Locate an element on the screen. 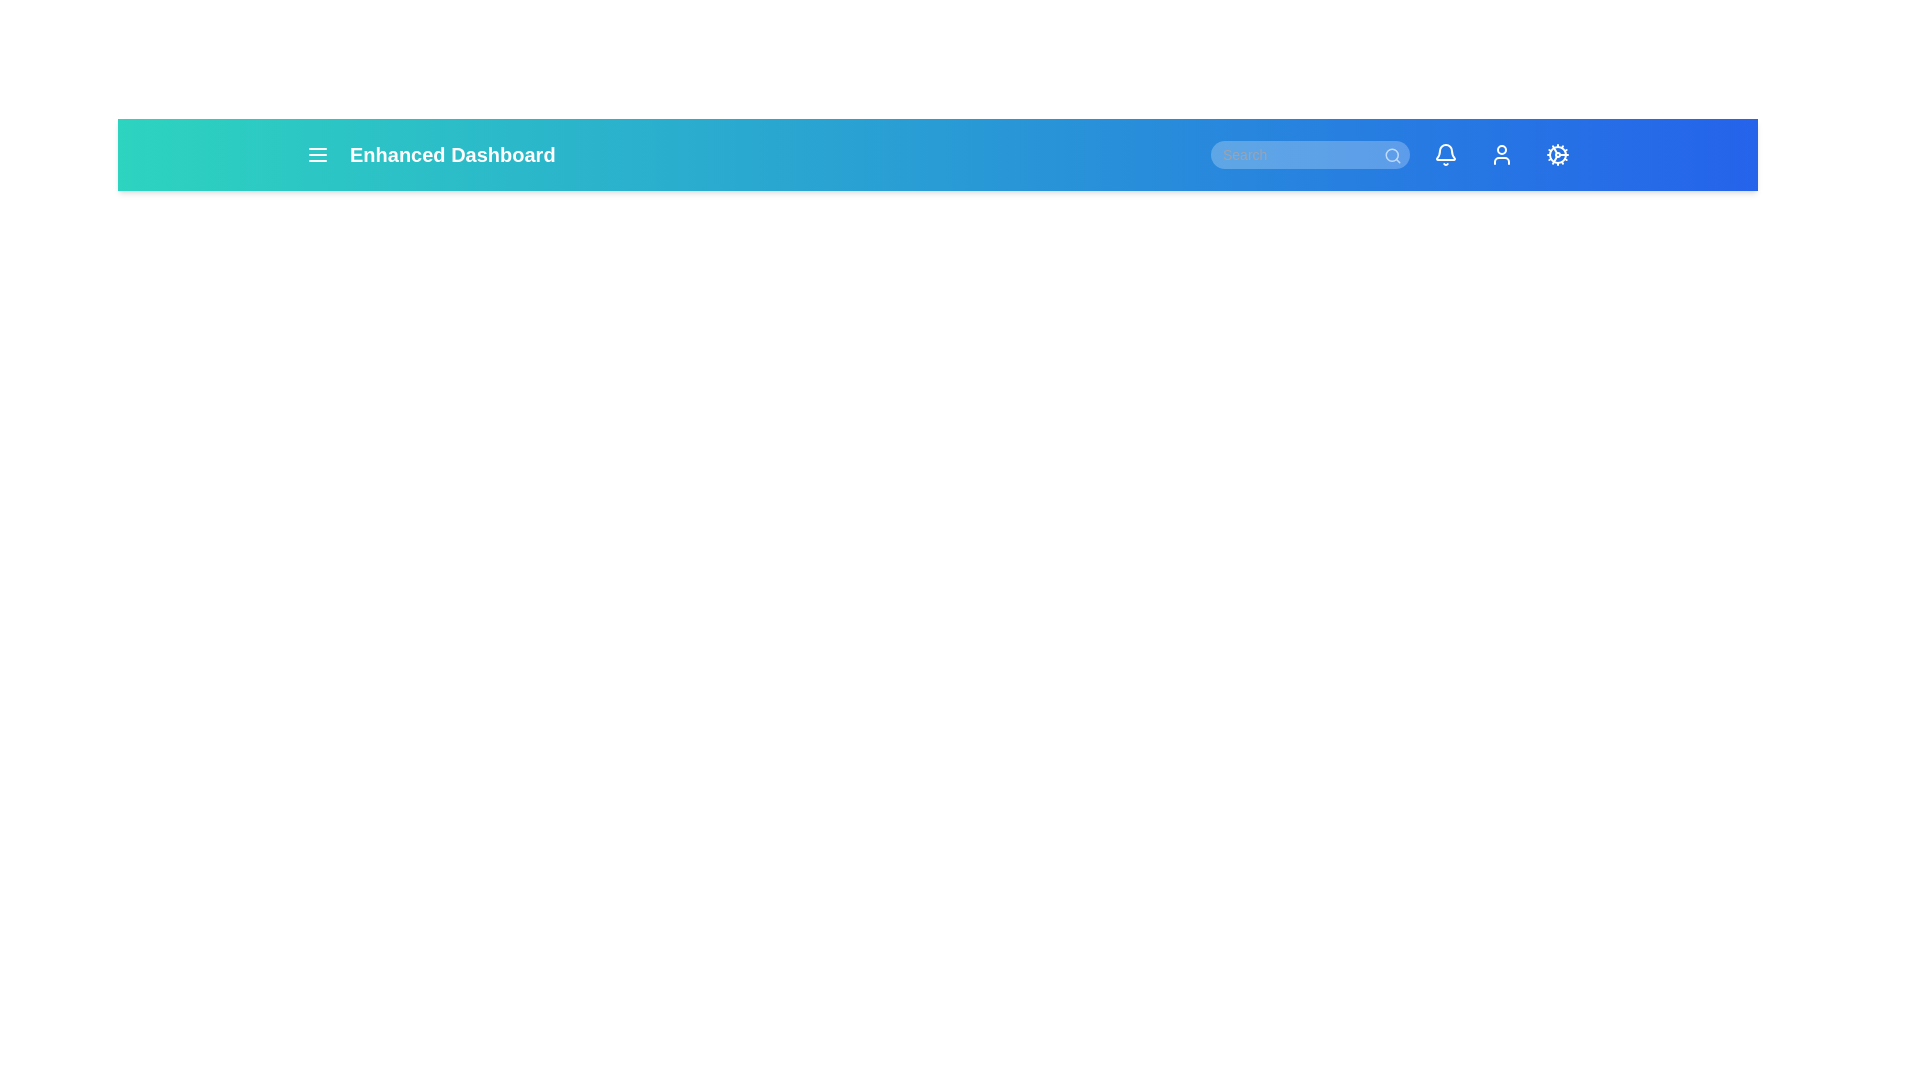 The image size is (1920, 1080). the bell icon to view notifications is located at coordinates (1445, 153).